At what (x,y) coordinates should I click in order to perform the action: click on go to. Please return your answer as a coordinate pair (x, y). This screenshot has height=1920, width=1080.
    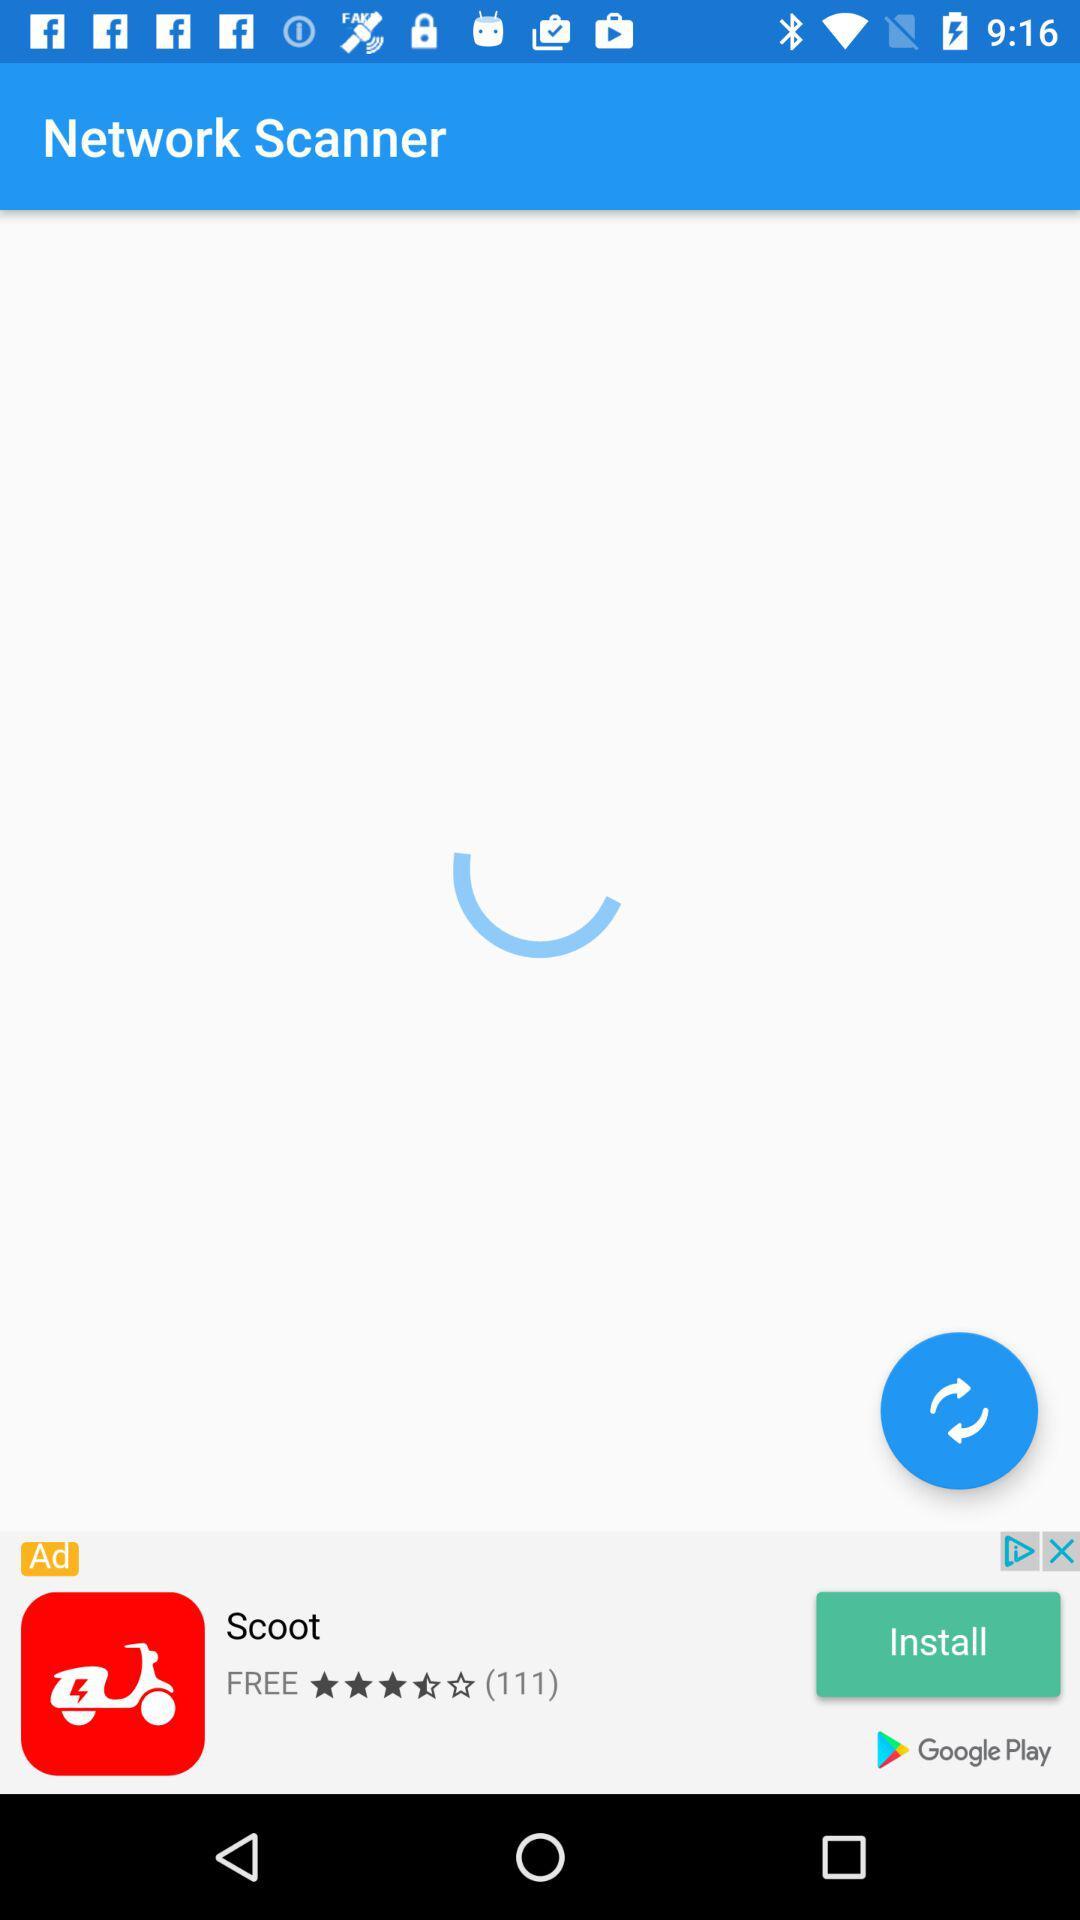
    Looking at the image, I should click on (958, 1409).